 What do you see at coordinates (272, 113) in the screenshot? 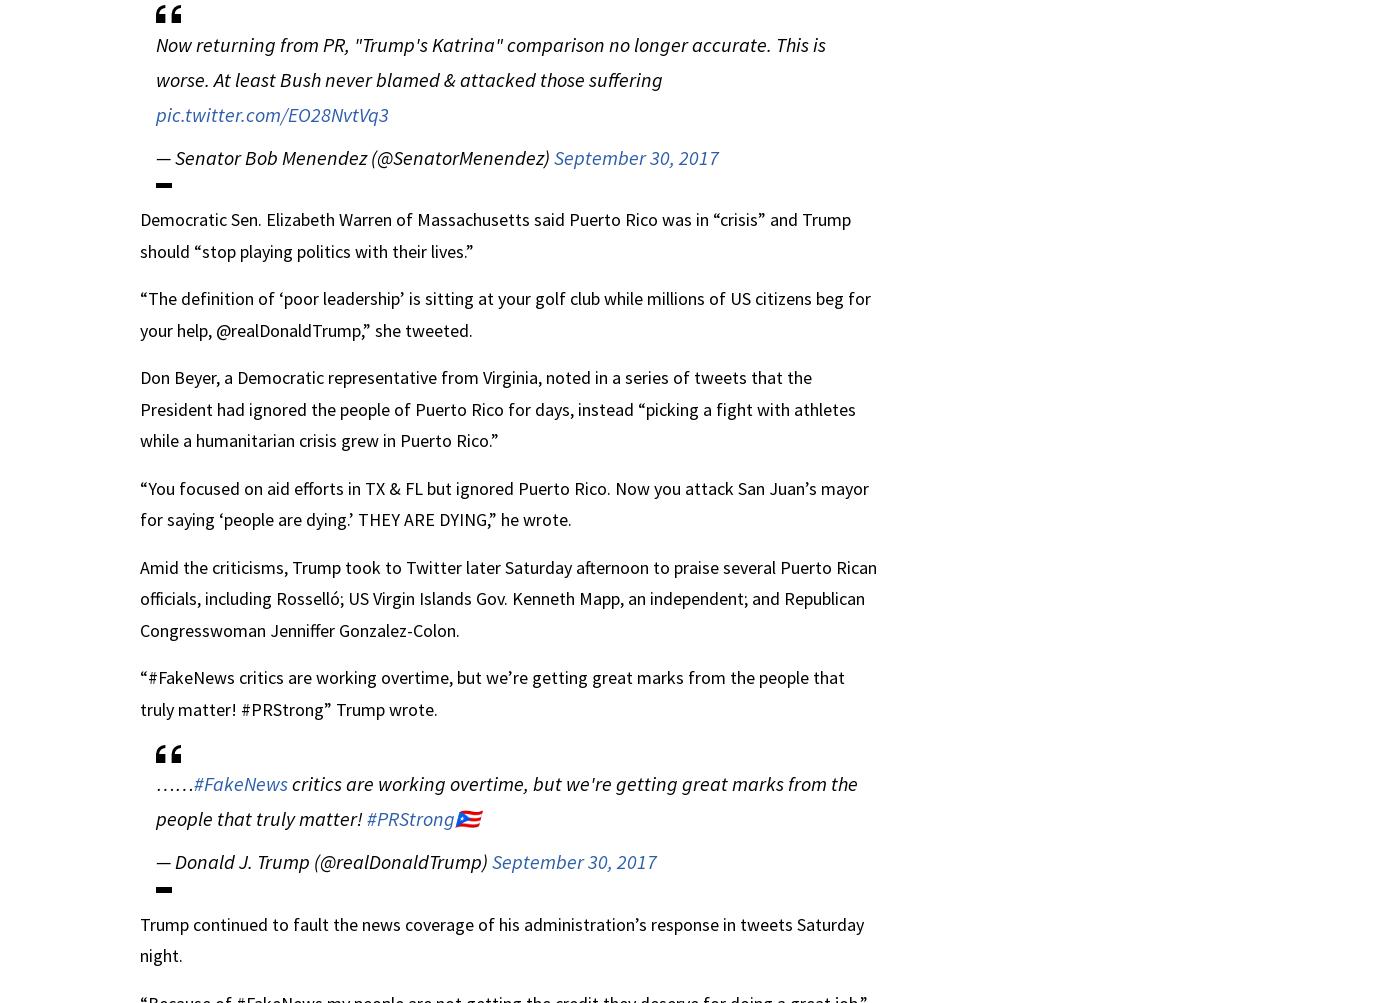
I see `'pic.twitter.com/EO28NvtVq3'` at bounding box center [272, 113].